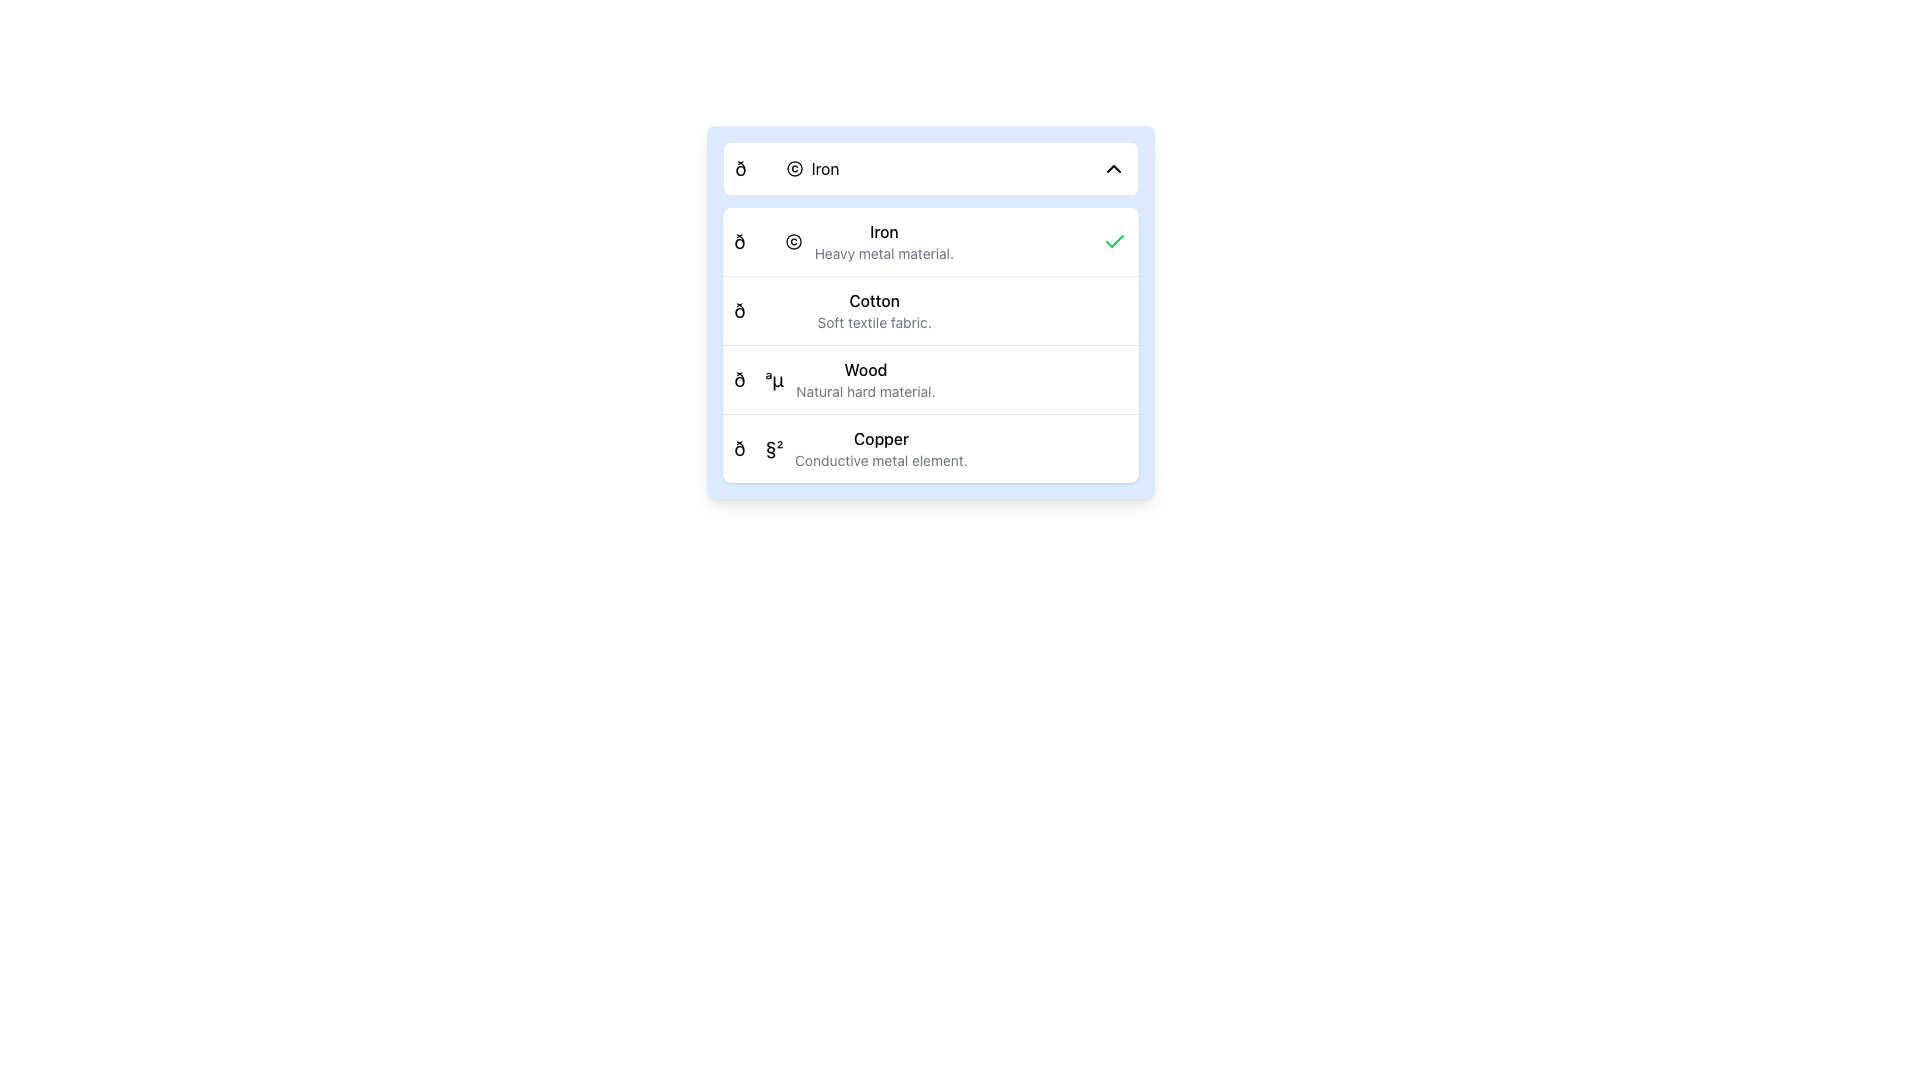  What do you see at coordinates (825, 168) in the screenshot?
I see `the text label reading 'Iron'` at bounding box center [825, 168].